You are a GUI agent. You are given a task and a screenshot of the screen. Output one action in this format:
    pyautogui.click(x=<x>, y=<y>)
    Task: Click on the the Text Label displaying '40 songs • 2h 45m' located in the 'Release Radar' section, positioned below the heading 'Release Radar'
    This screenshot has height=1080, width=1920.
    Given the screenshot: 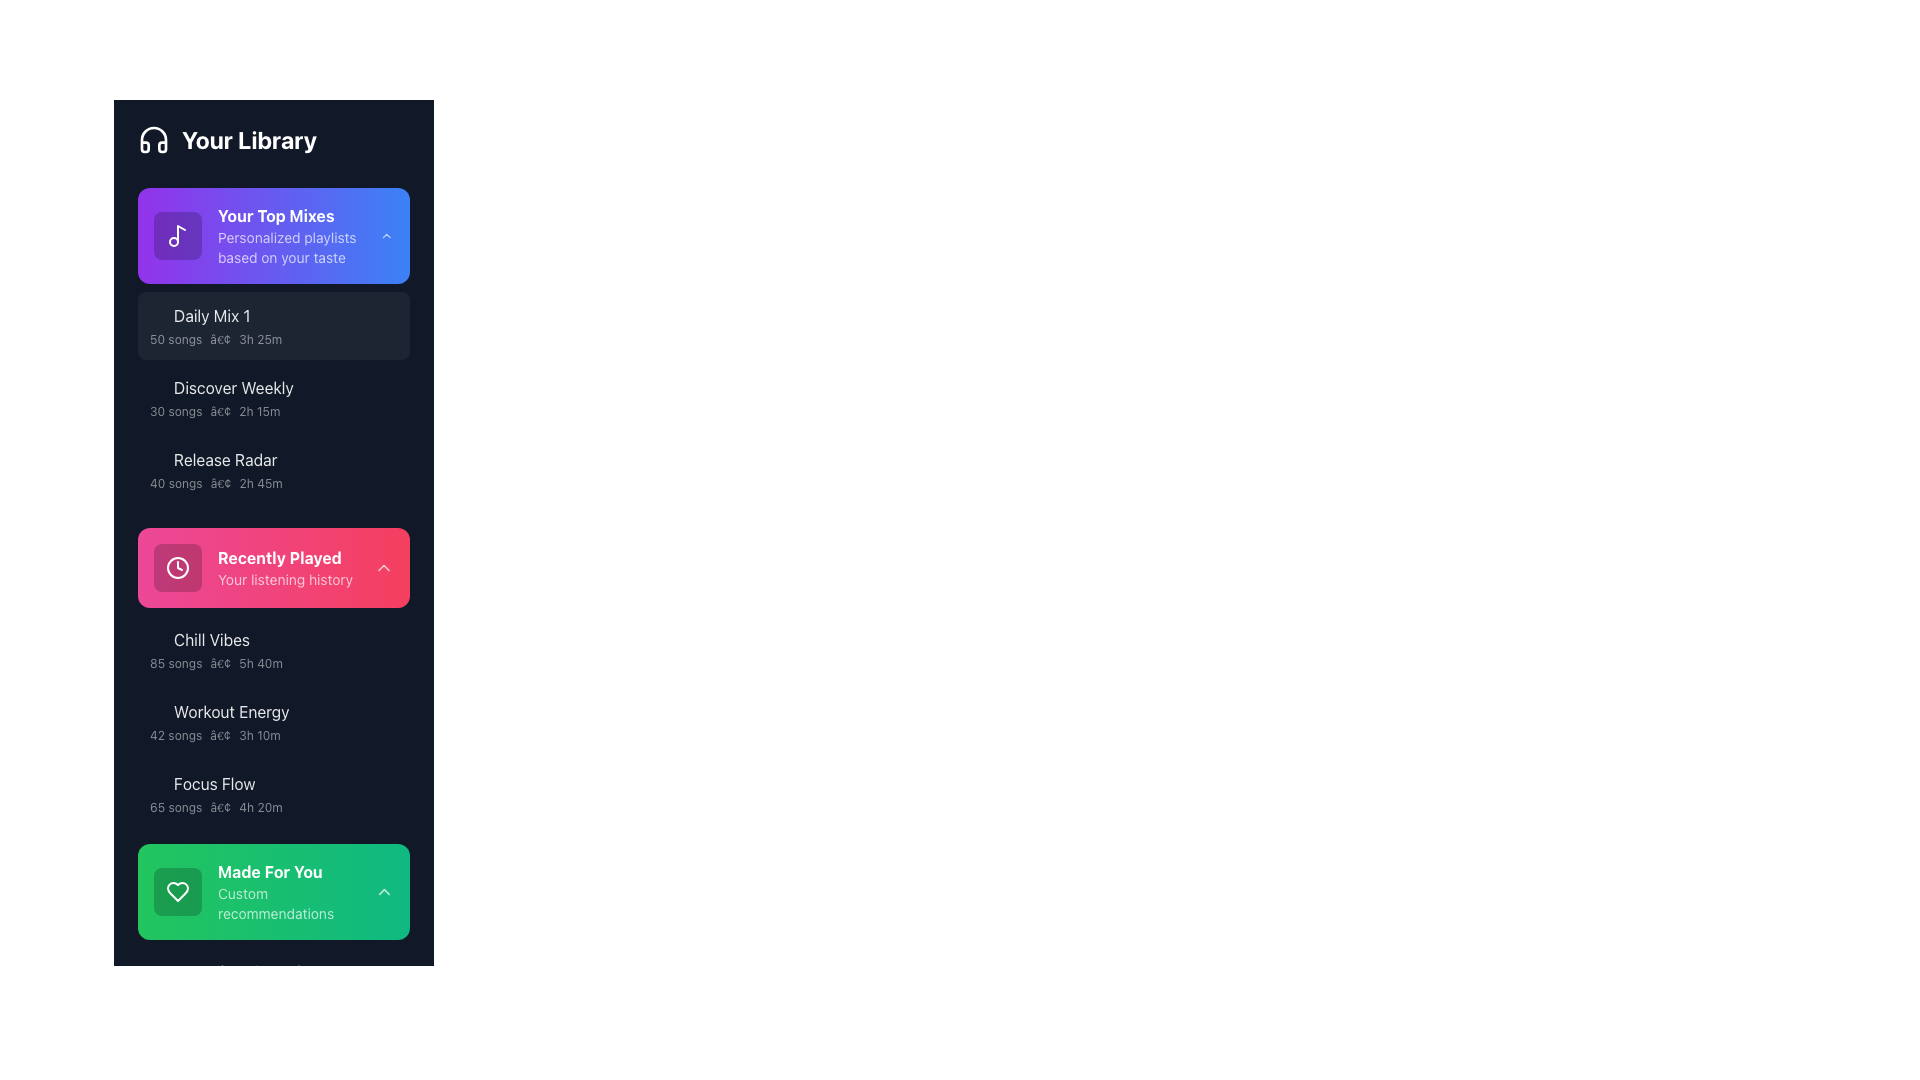 What is the action you would take?
    pyautogui.click(x=263, y=483)
    